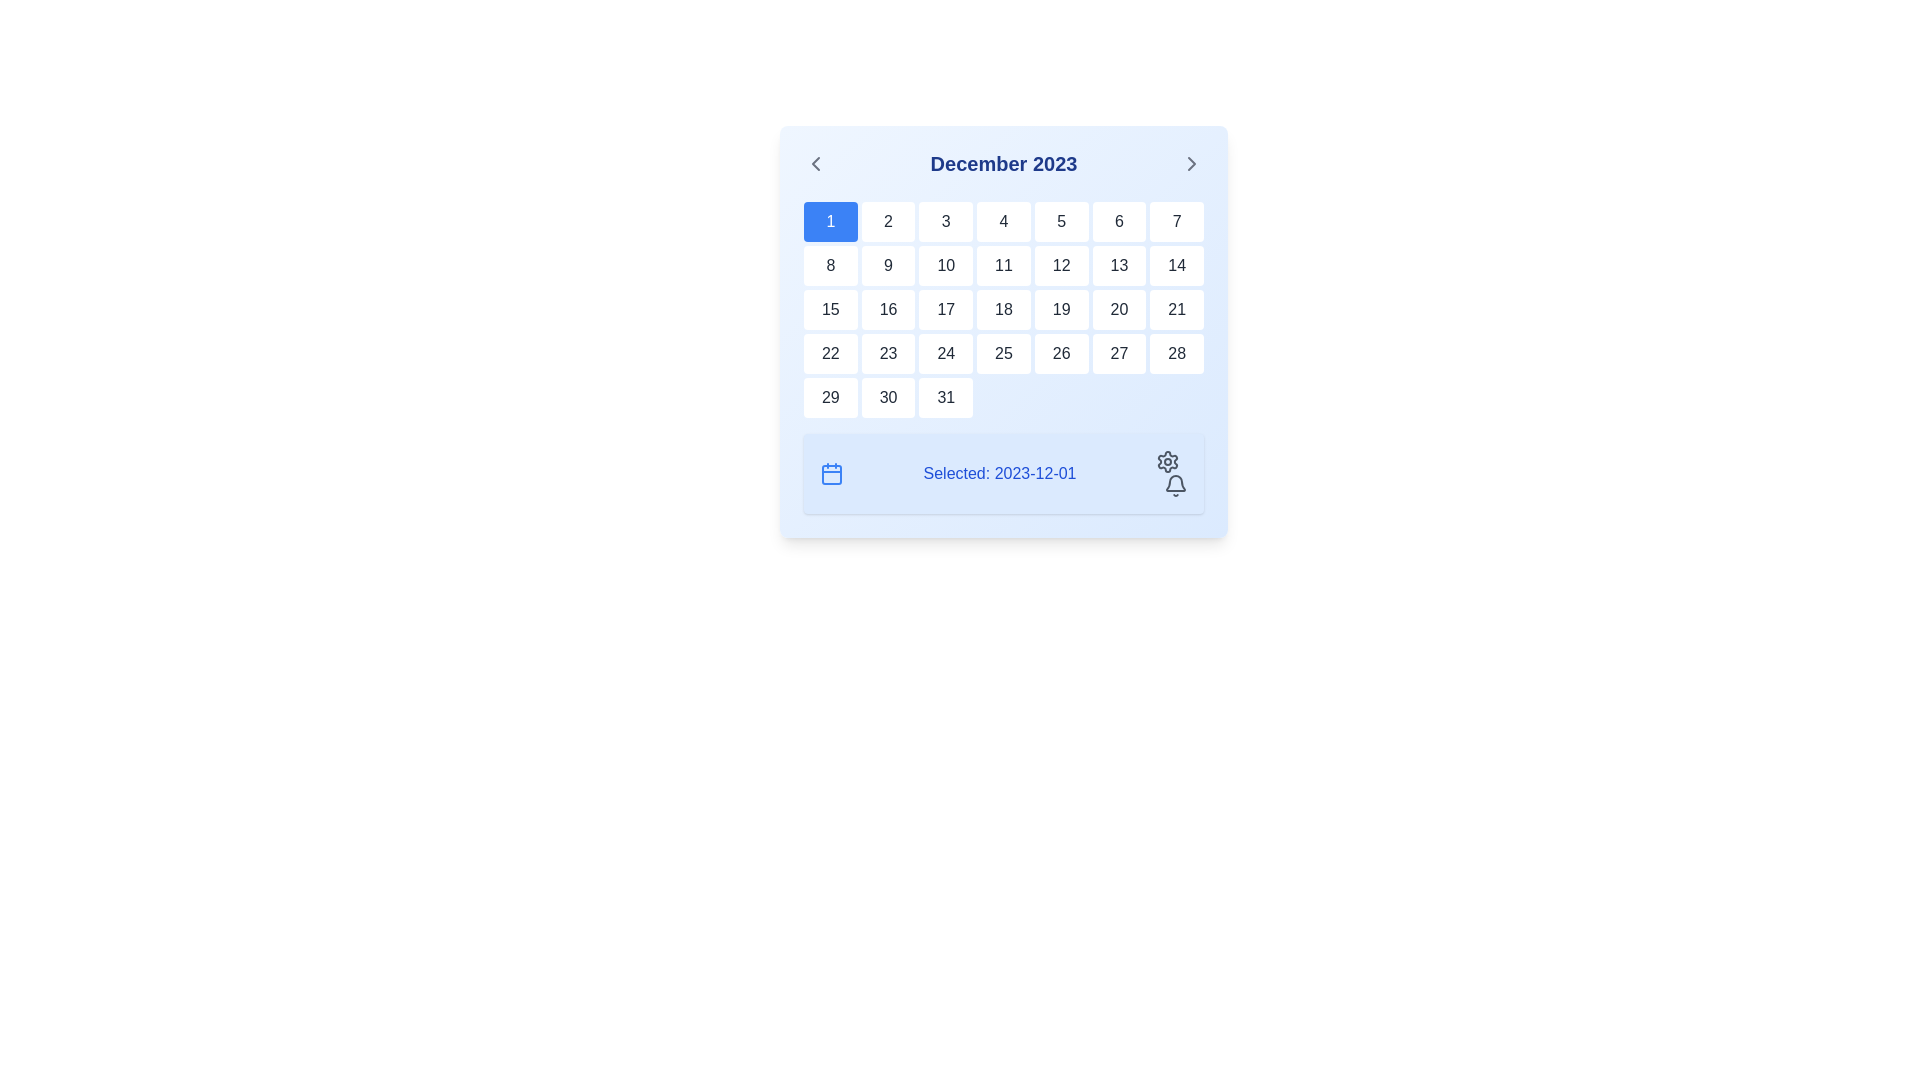 This screenshot has height=1080, width=1920. I want to click on the cogwheel icon representing settings, located at the bottom-right corner of the calendar interface, so click(1167, 462).